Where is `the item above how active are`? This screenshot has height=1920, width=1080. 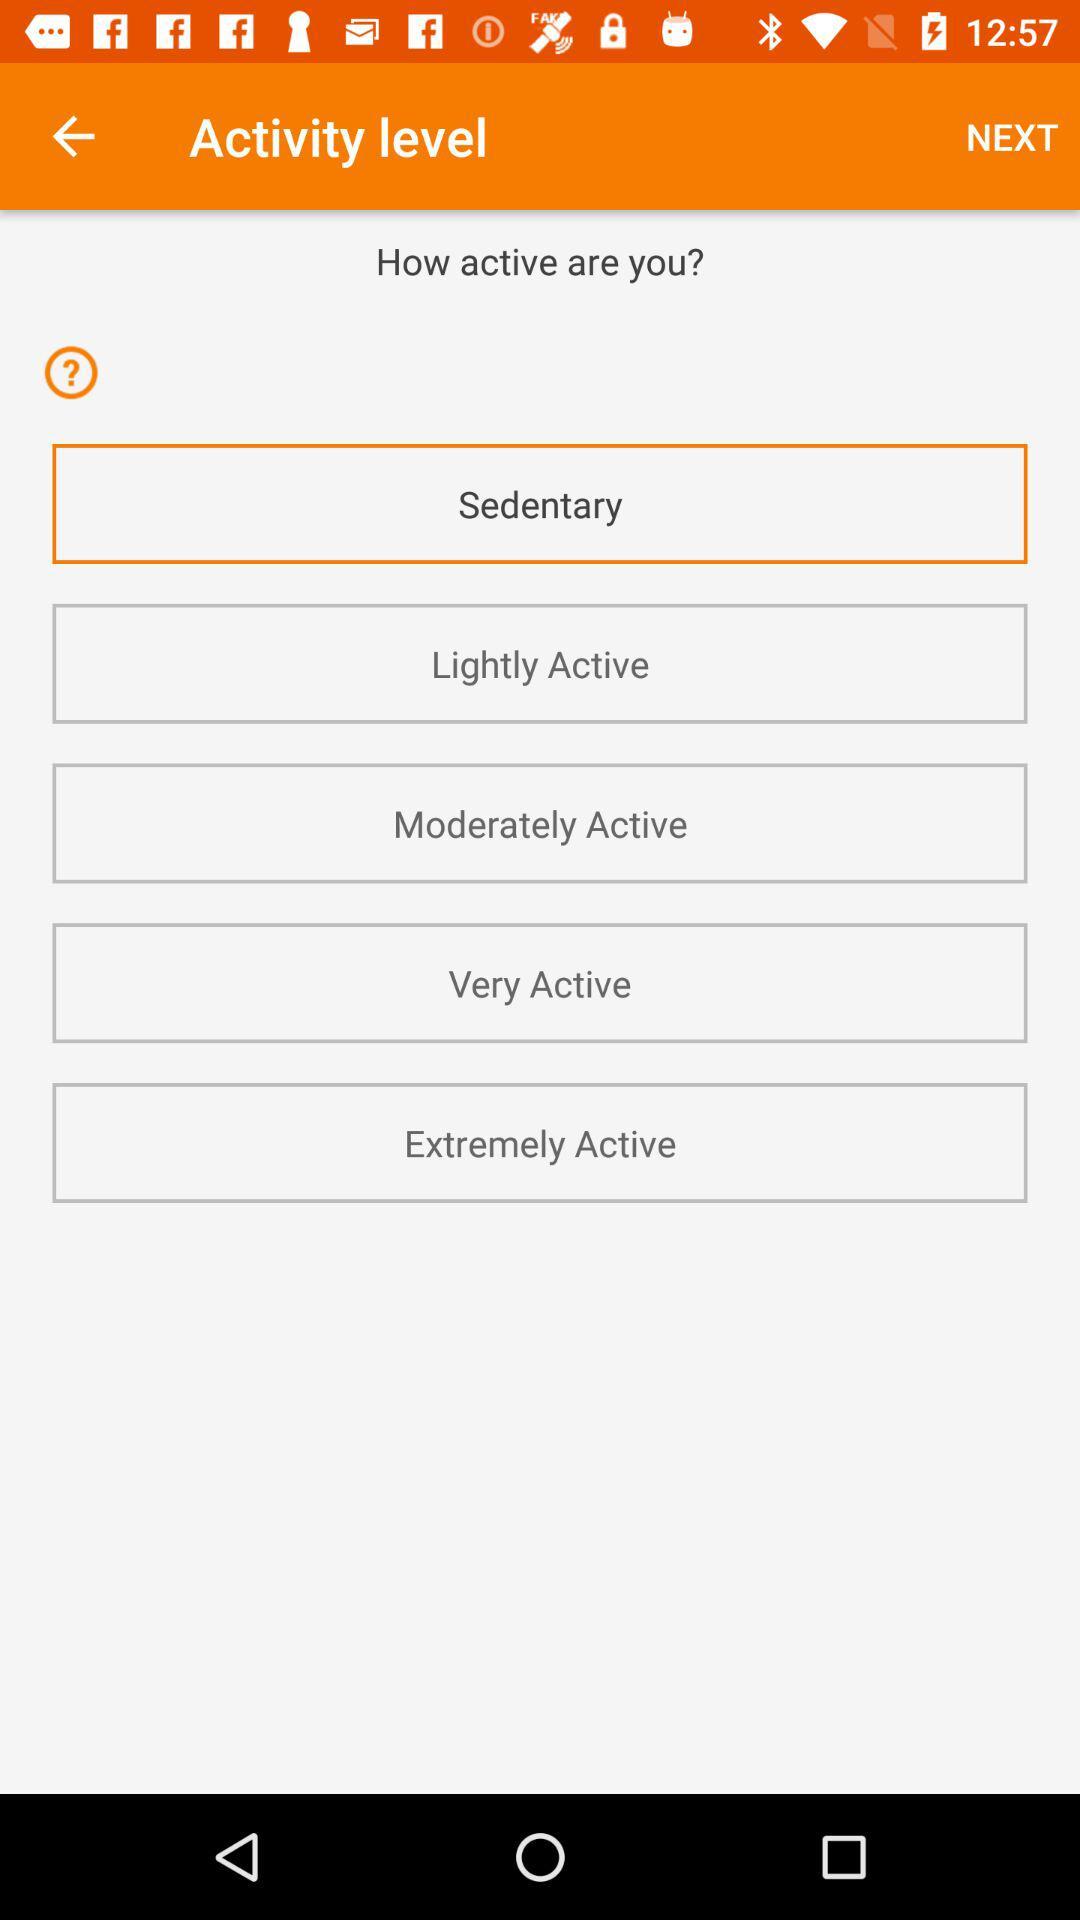
the item above how active are is located at coordinates (1012, 135).